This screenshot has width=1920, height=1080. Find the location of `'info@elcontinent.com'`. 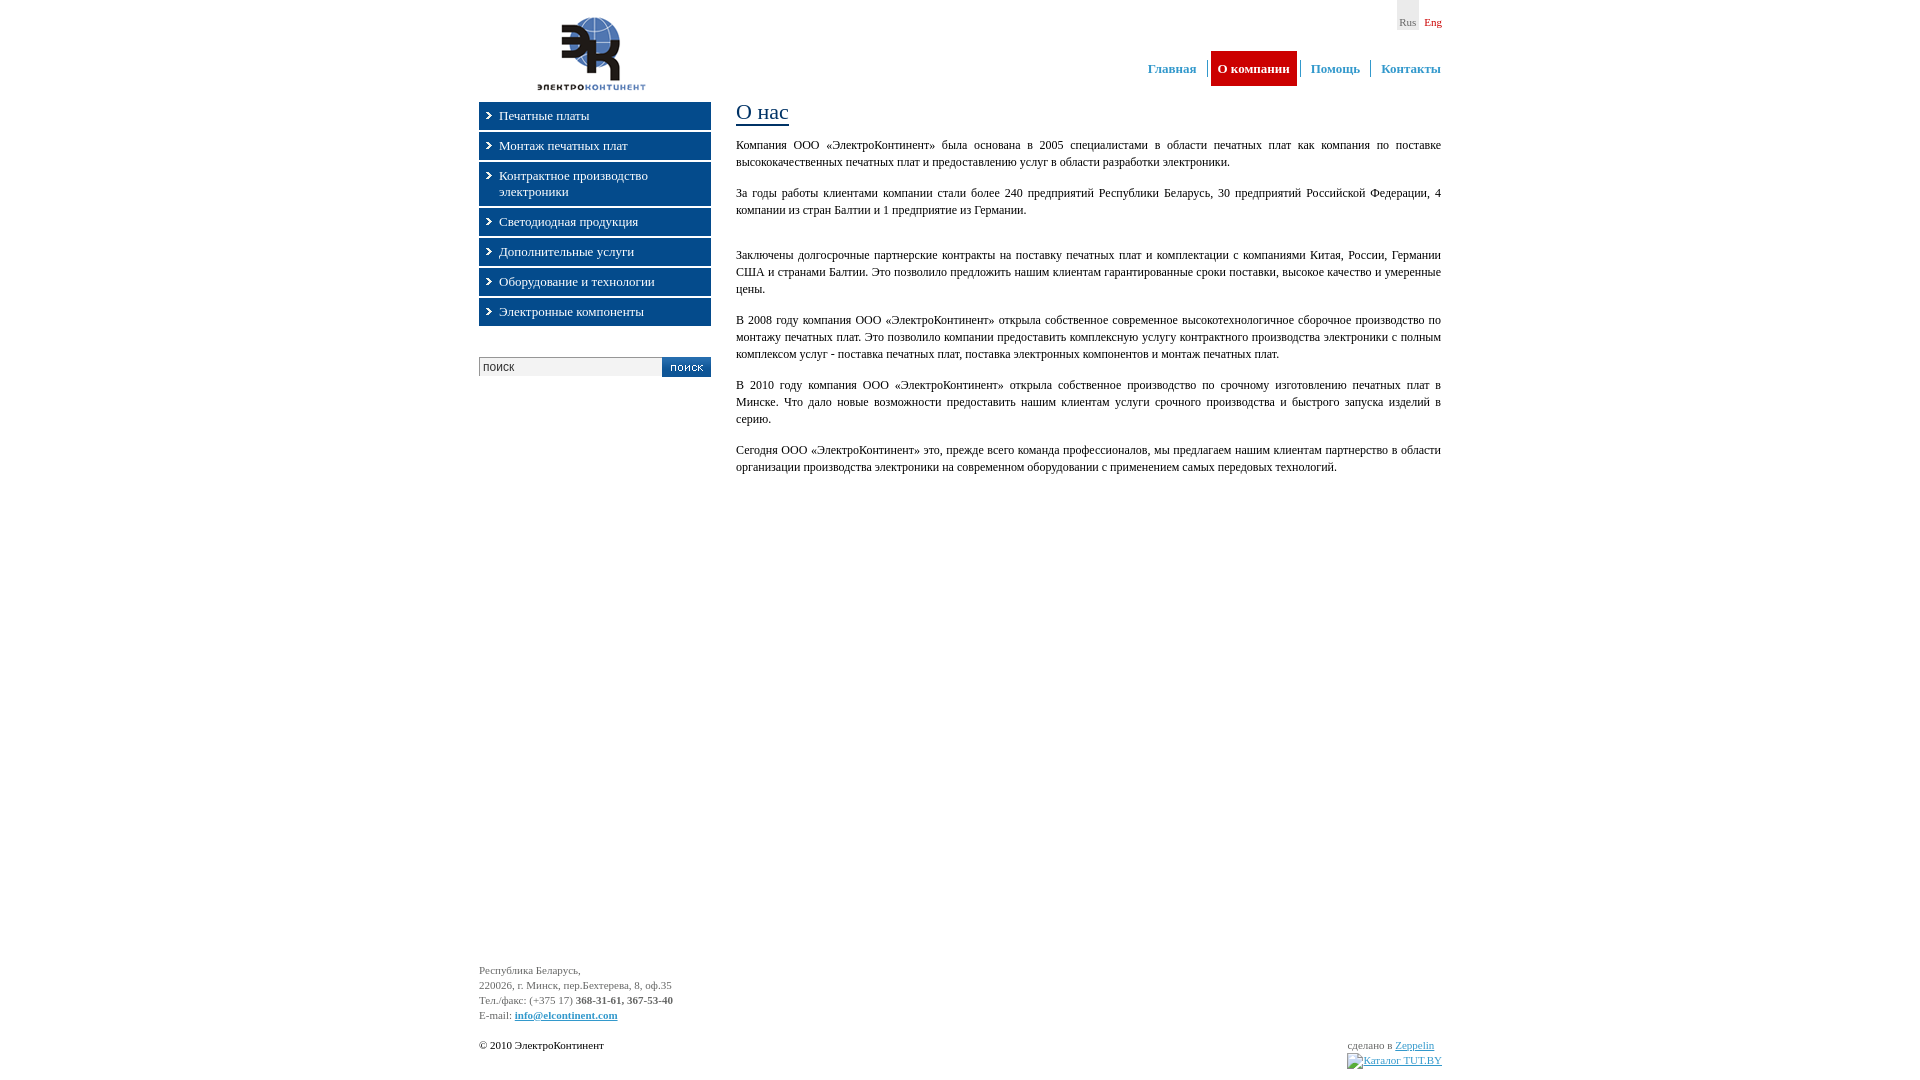

'info@elcontinent.com' is located at coordinates (565, 1014).